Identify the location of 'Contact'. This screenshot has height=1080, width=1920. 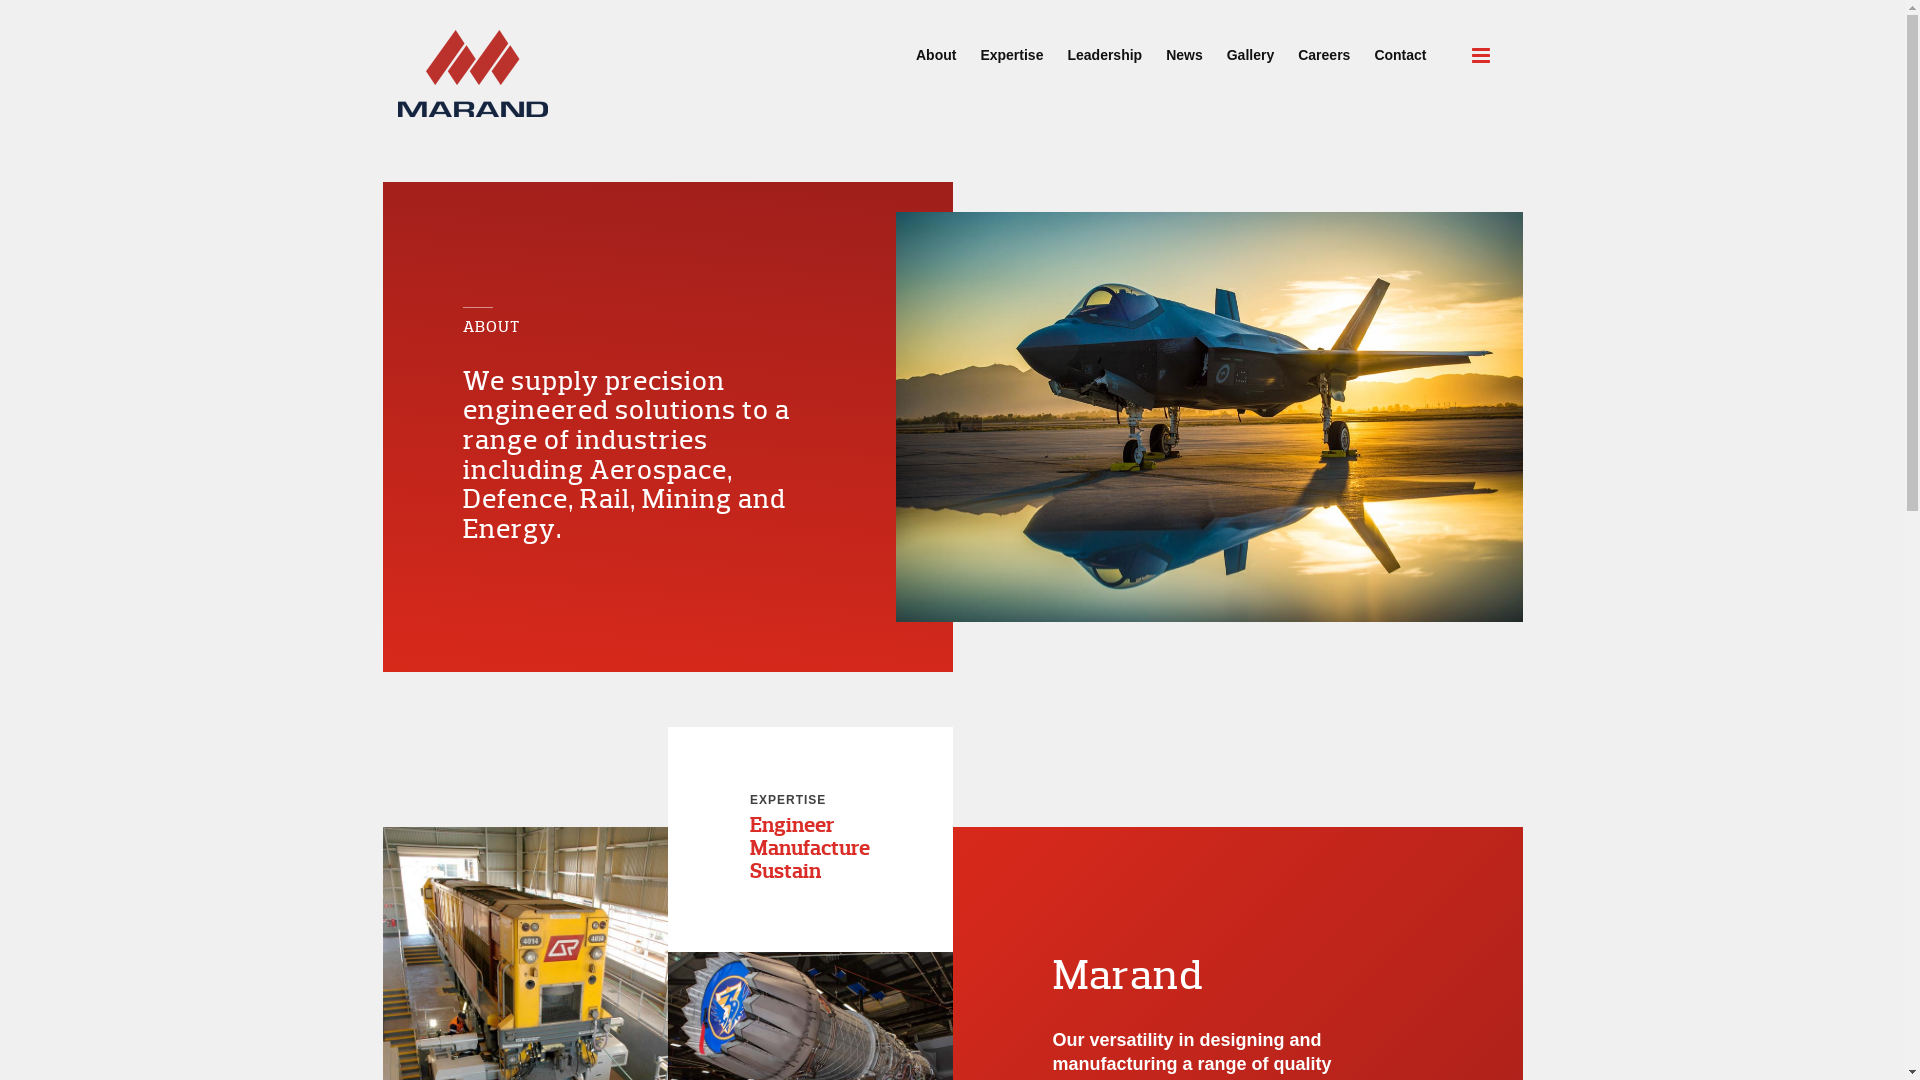
(1399, 45).